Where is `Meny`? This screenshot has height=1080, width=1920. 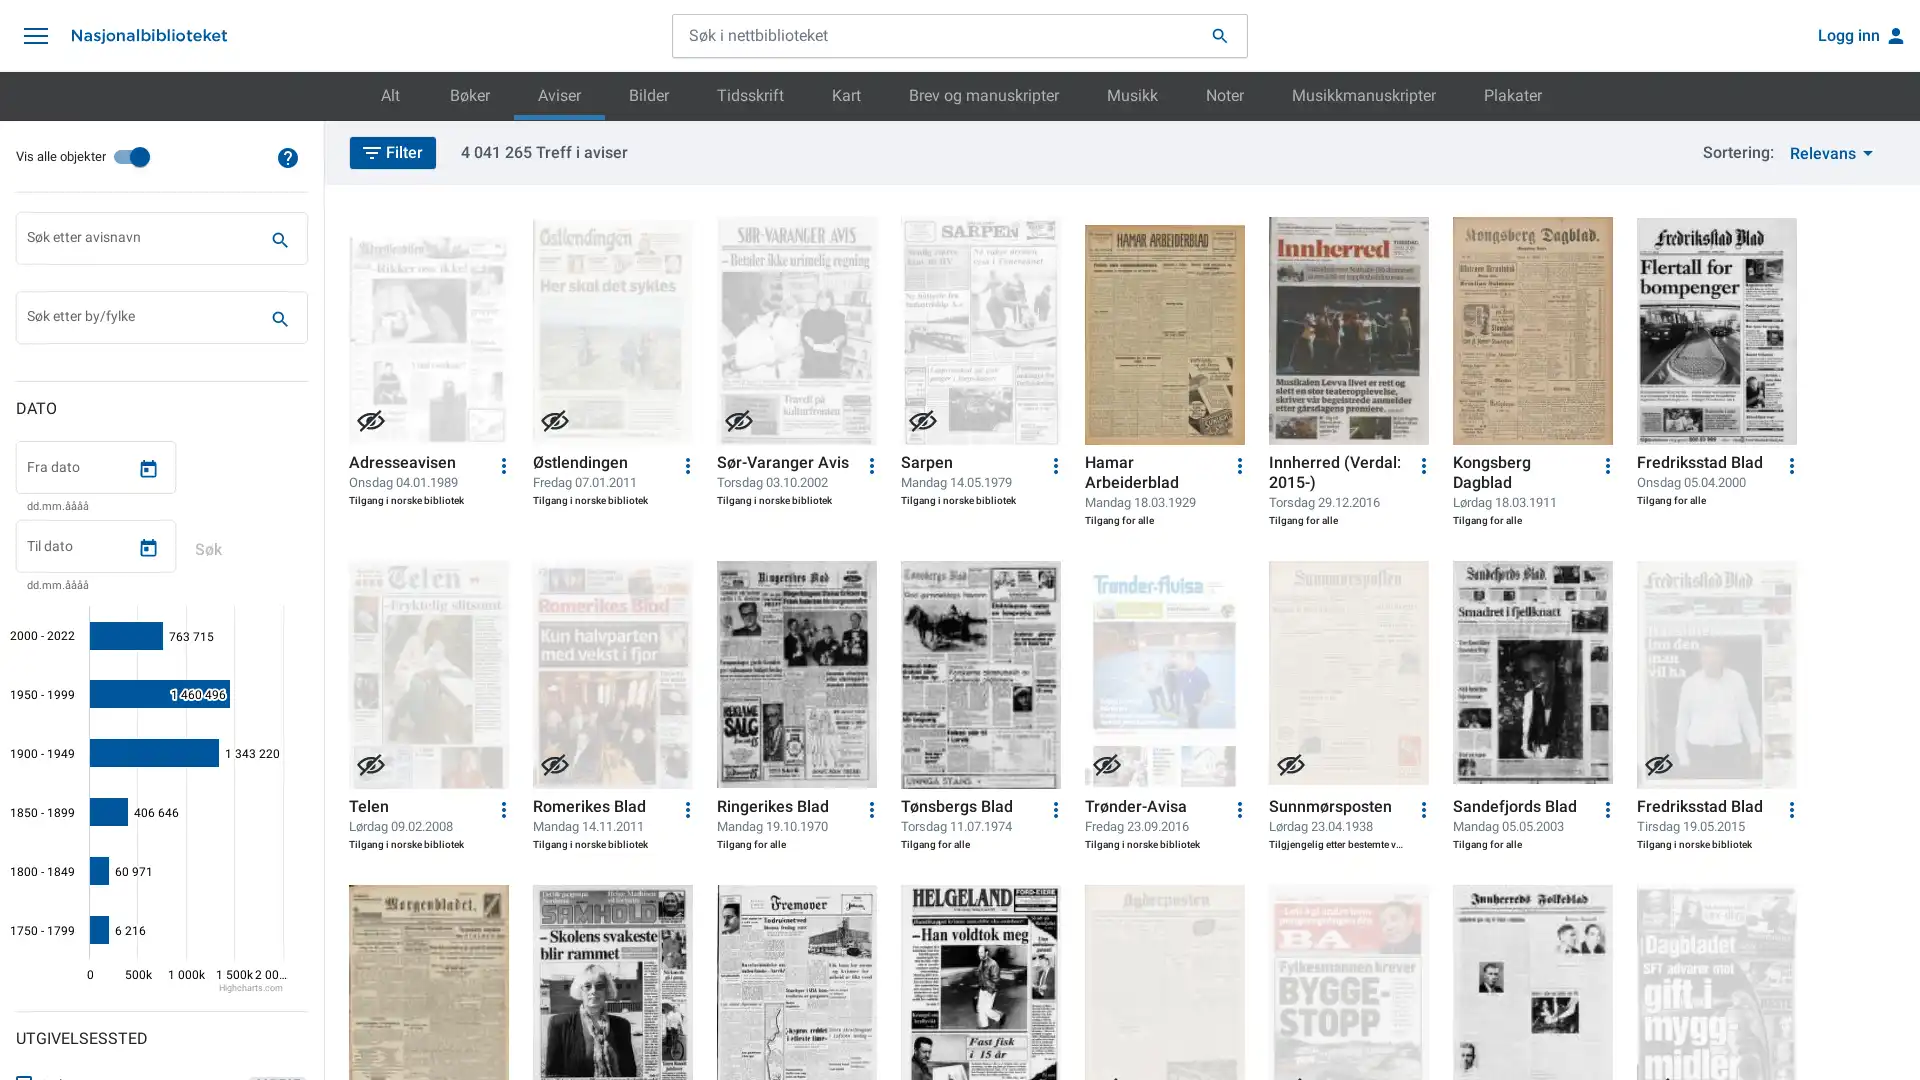 Meny is located at coordinates (35, 35).